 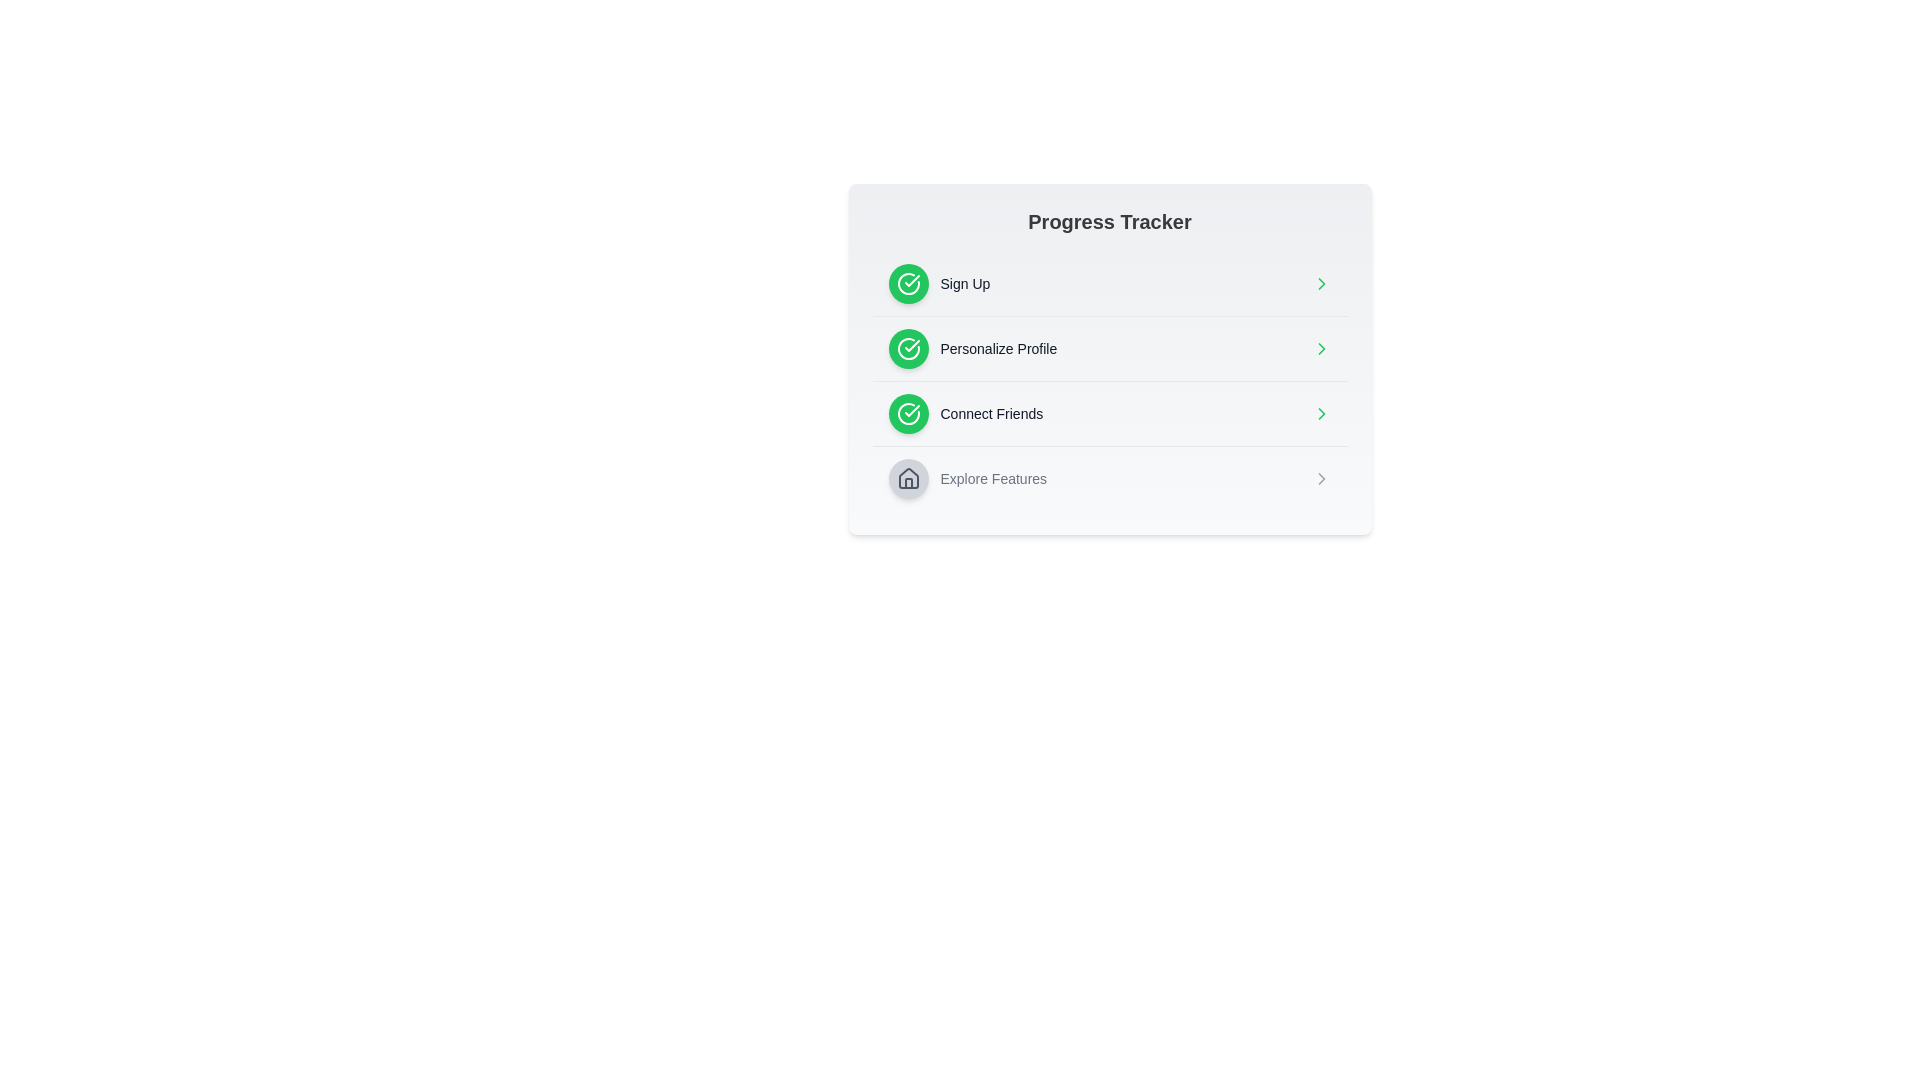 I want to click on the icon button indicating the completion of the 'Personalize Profile' task in the progress tracker, which is the second item in the list, so click(x=907, y=347).